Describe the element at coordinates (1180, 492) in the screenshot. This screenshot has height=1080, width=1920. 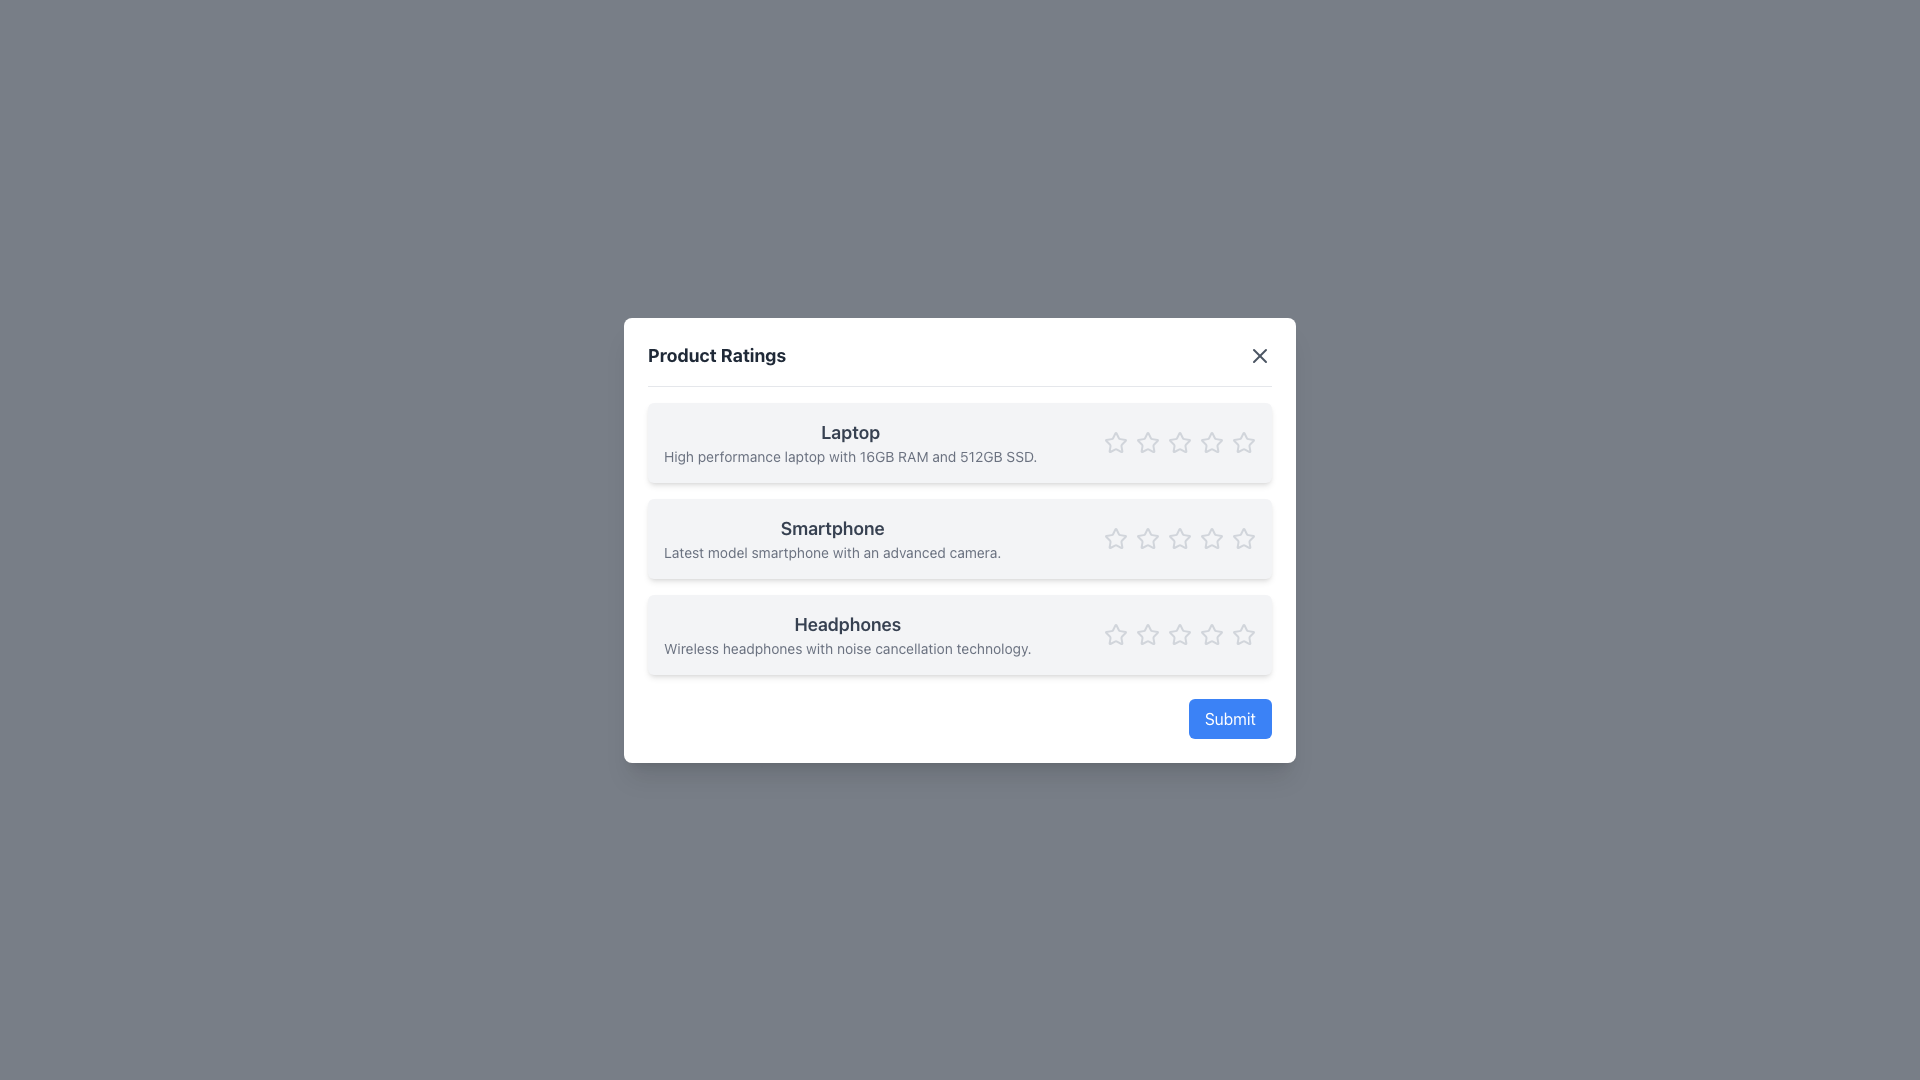
I see `across the series of five hollow stars in the Rating control` at that location.